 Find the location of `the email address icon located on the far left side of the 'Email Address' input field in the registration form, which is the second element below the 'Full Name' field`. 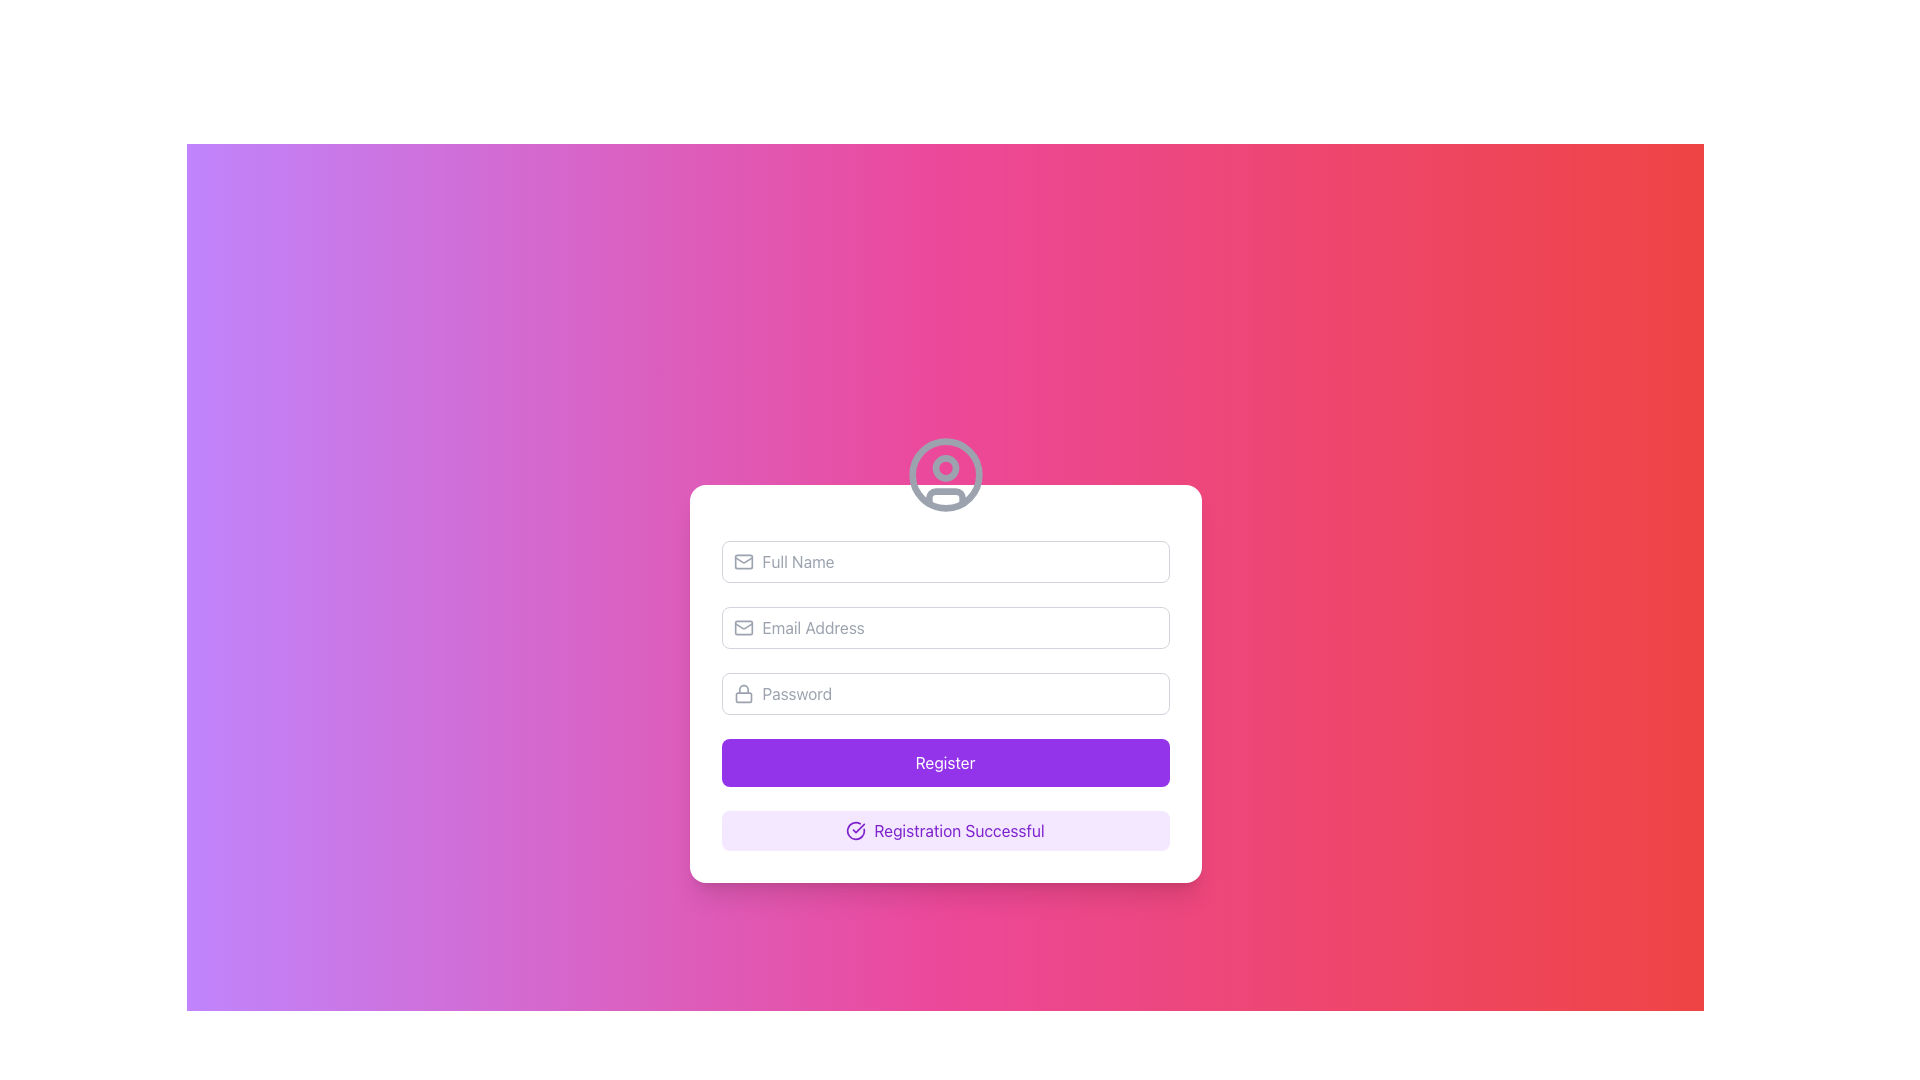

the email address icon located on the far left side of the 'Email Address' input field in the registration form, which is the second element below the 'Full Name' field is located at coordinates (742, 627).